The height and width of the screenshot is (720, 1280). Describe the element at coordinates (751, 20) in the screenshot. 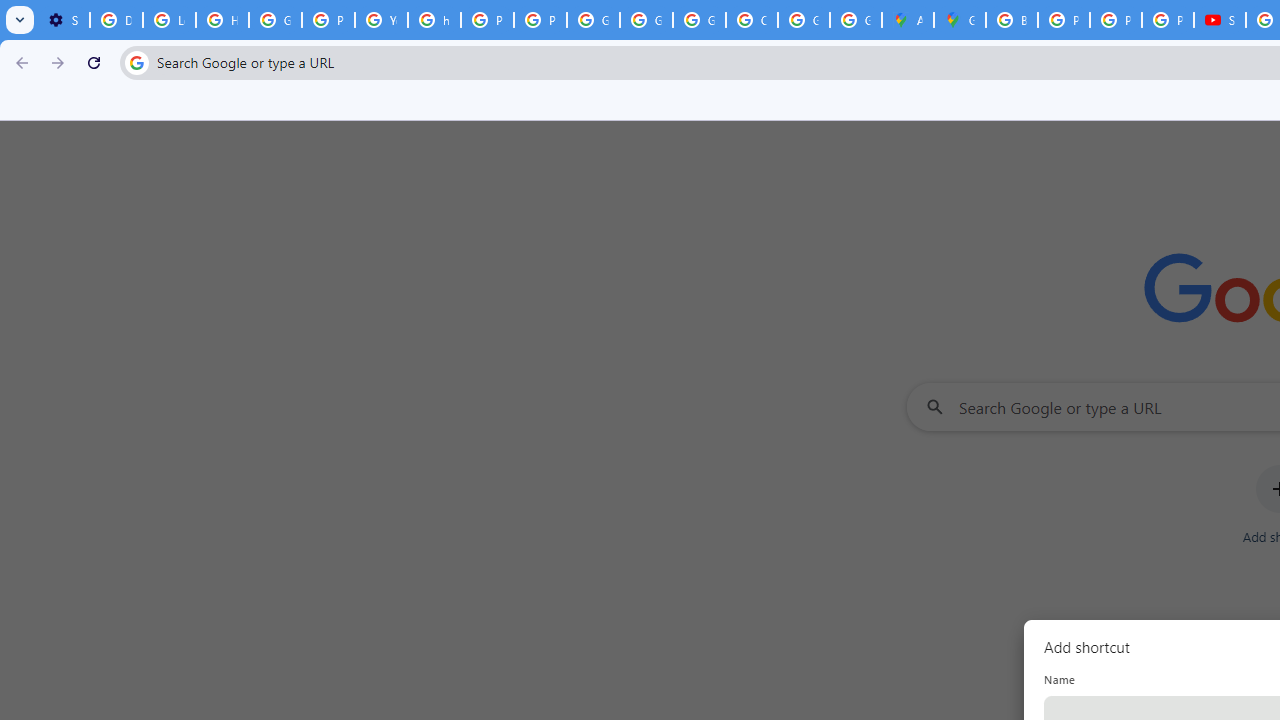

I see `'Create your Google Account'` at that location.